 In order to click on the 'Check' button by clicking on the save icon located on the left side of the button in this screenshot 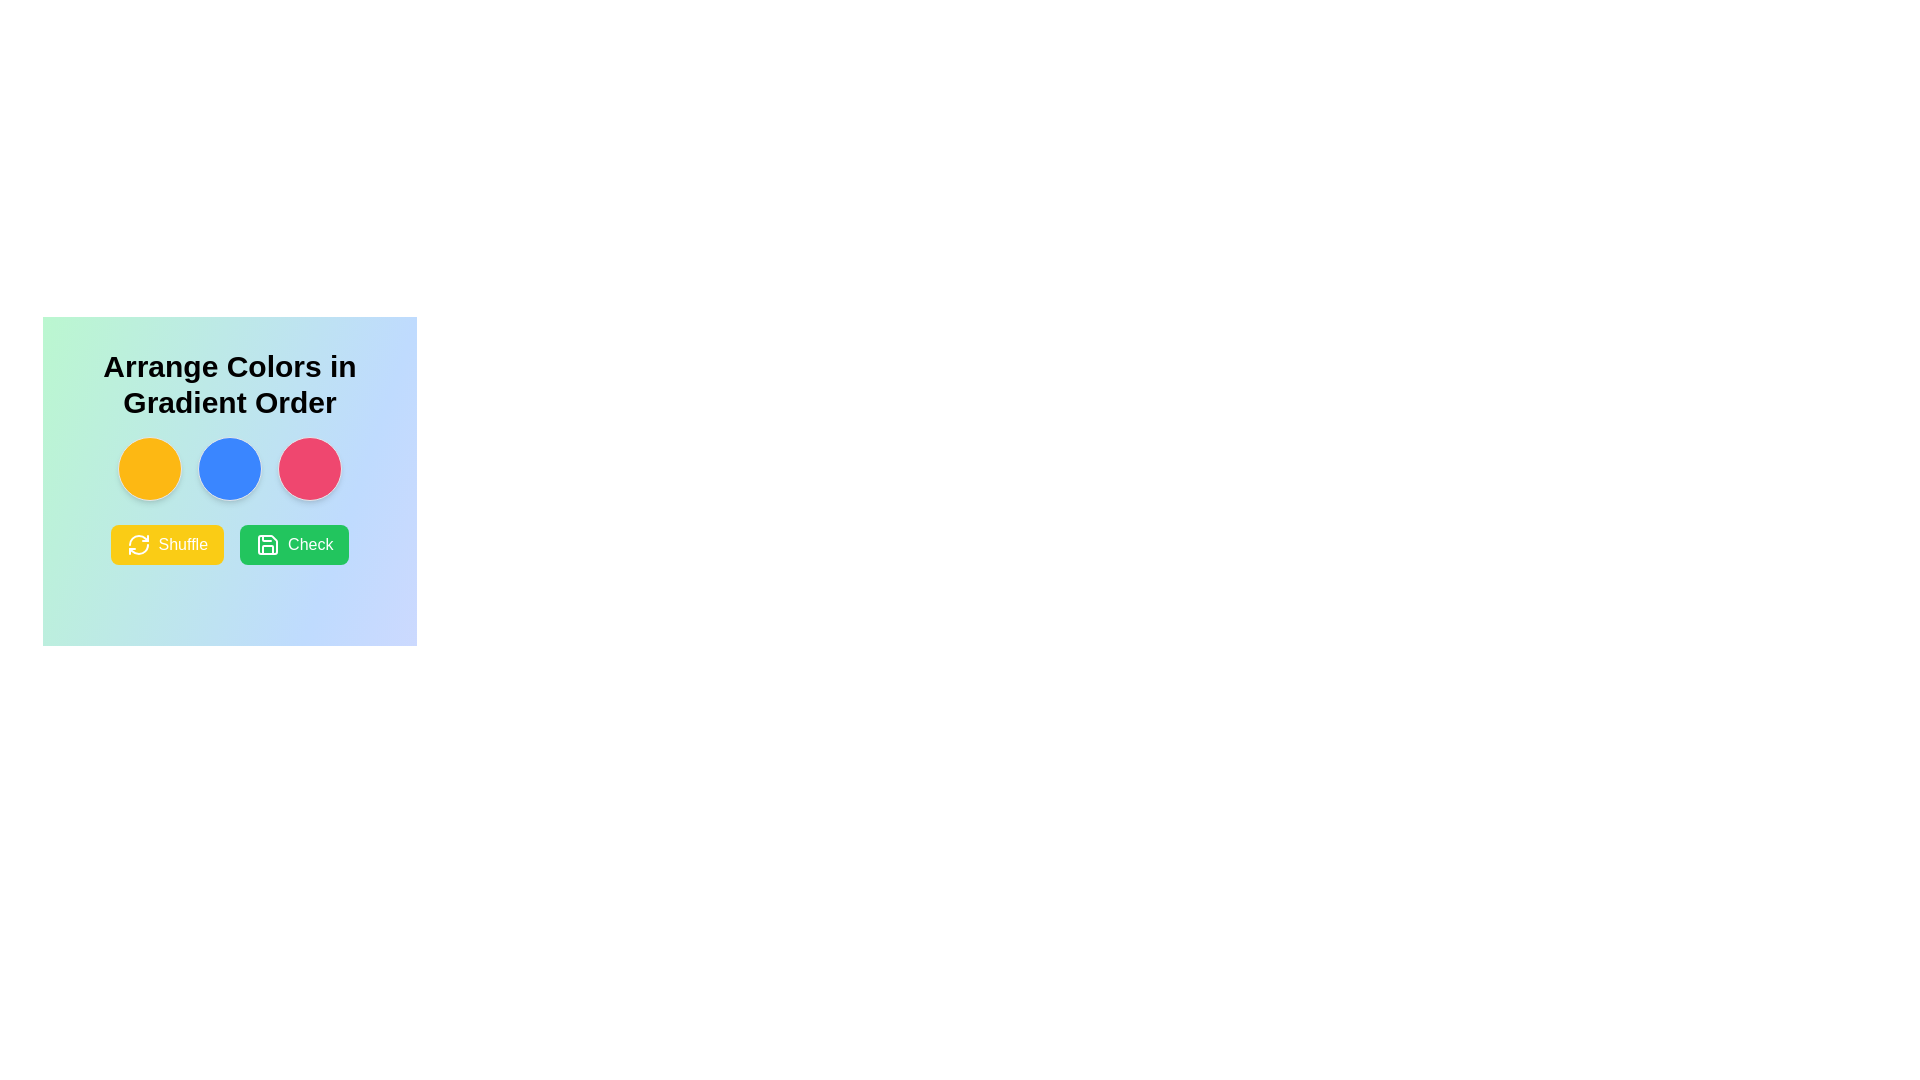, I will do `click(267, 544)`.